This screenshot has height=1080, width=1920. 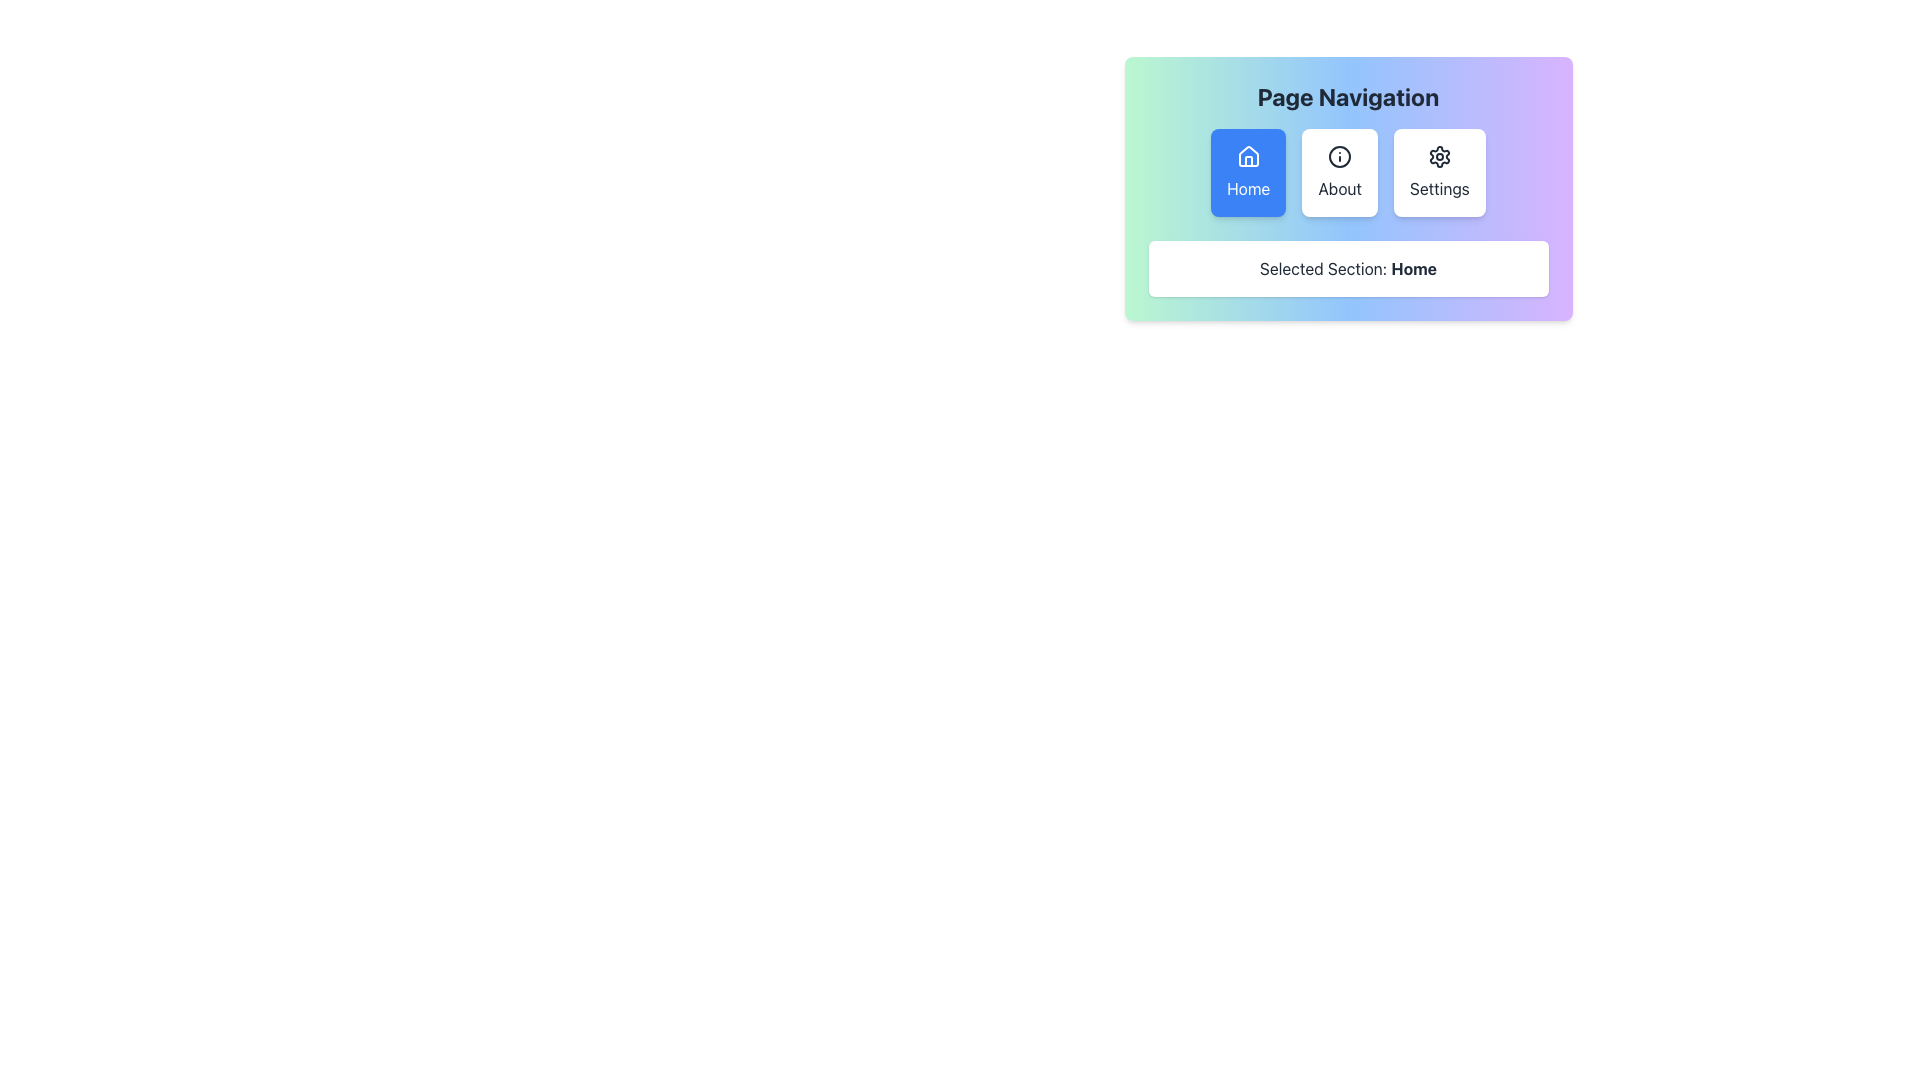 I want to click on the home icon, so click(x=1247, y=155).